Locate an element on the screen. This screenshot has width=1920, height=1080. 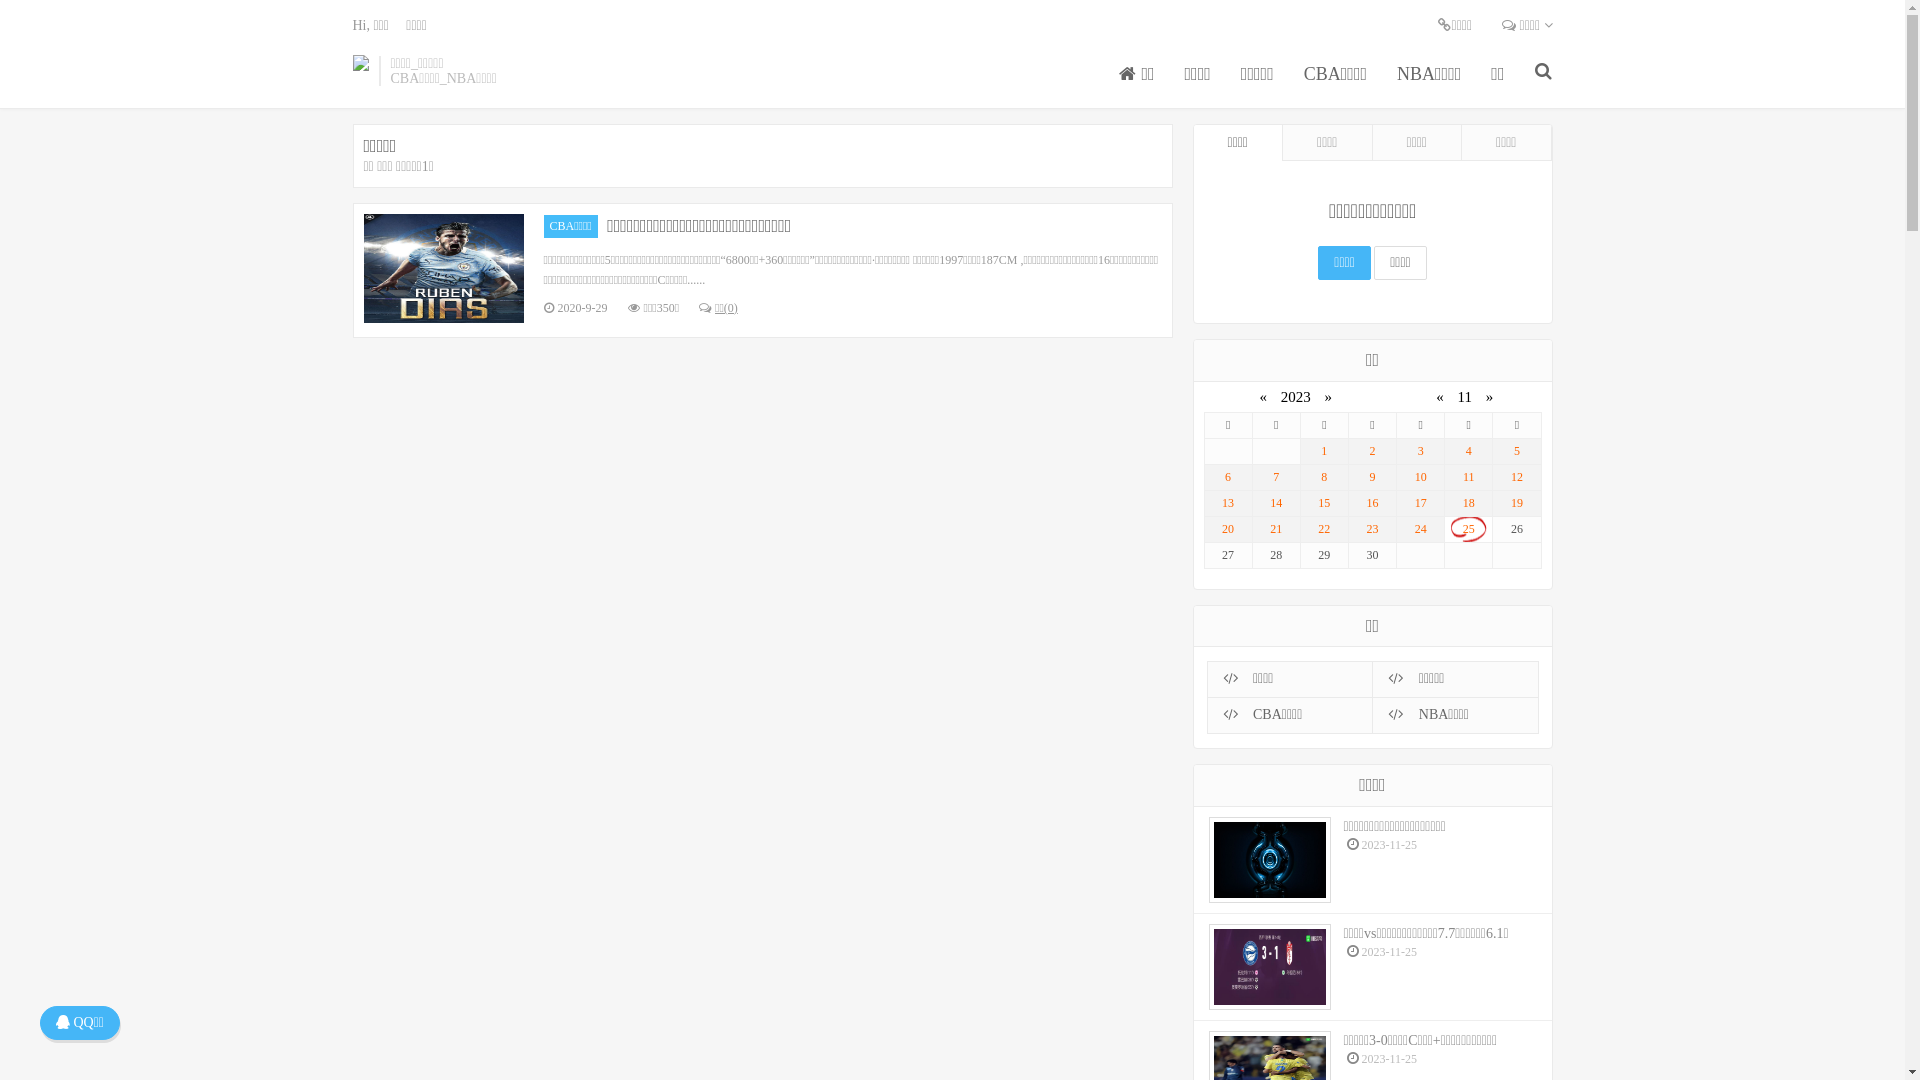
'3' is located at coordinates (1400, 451).